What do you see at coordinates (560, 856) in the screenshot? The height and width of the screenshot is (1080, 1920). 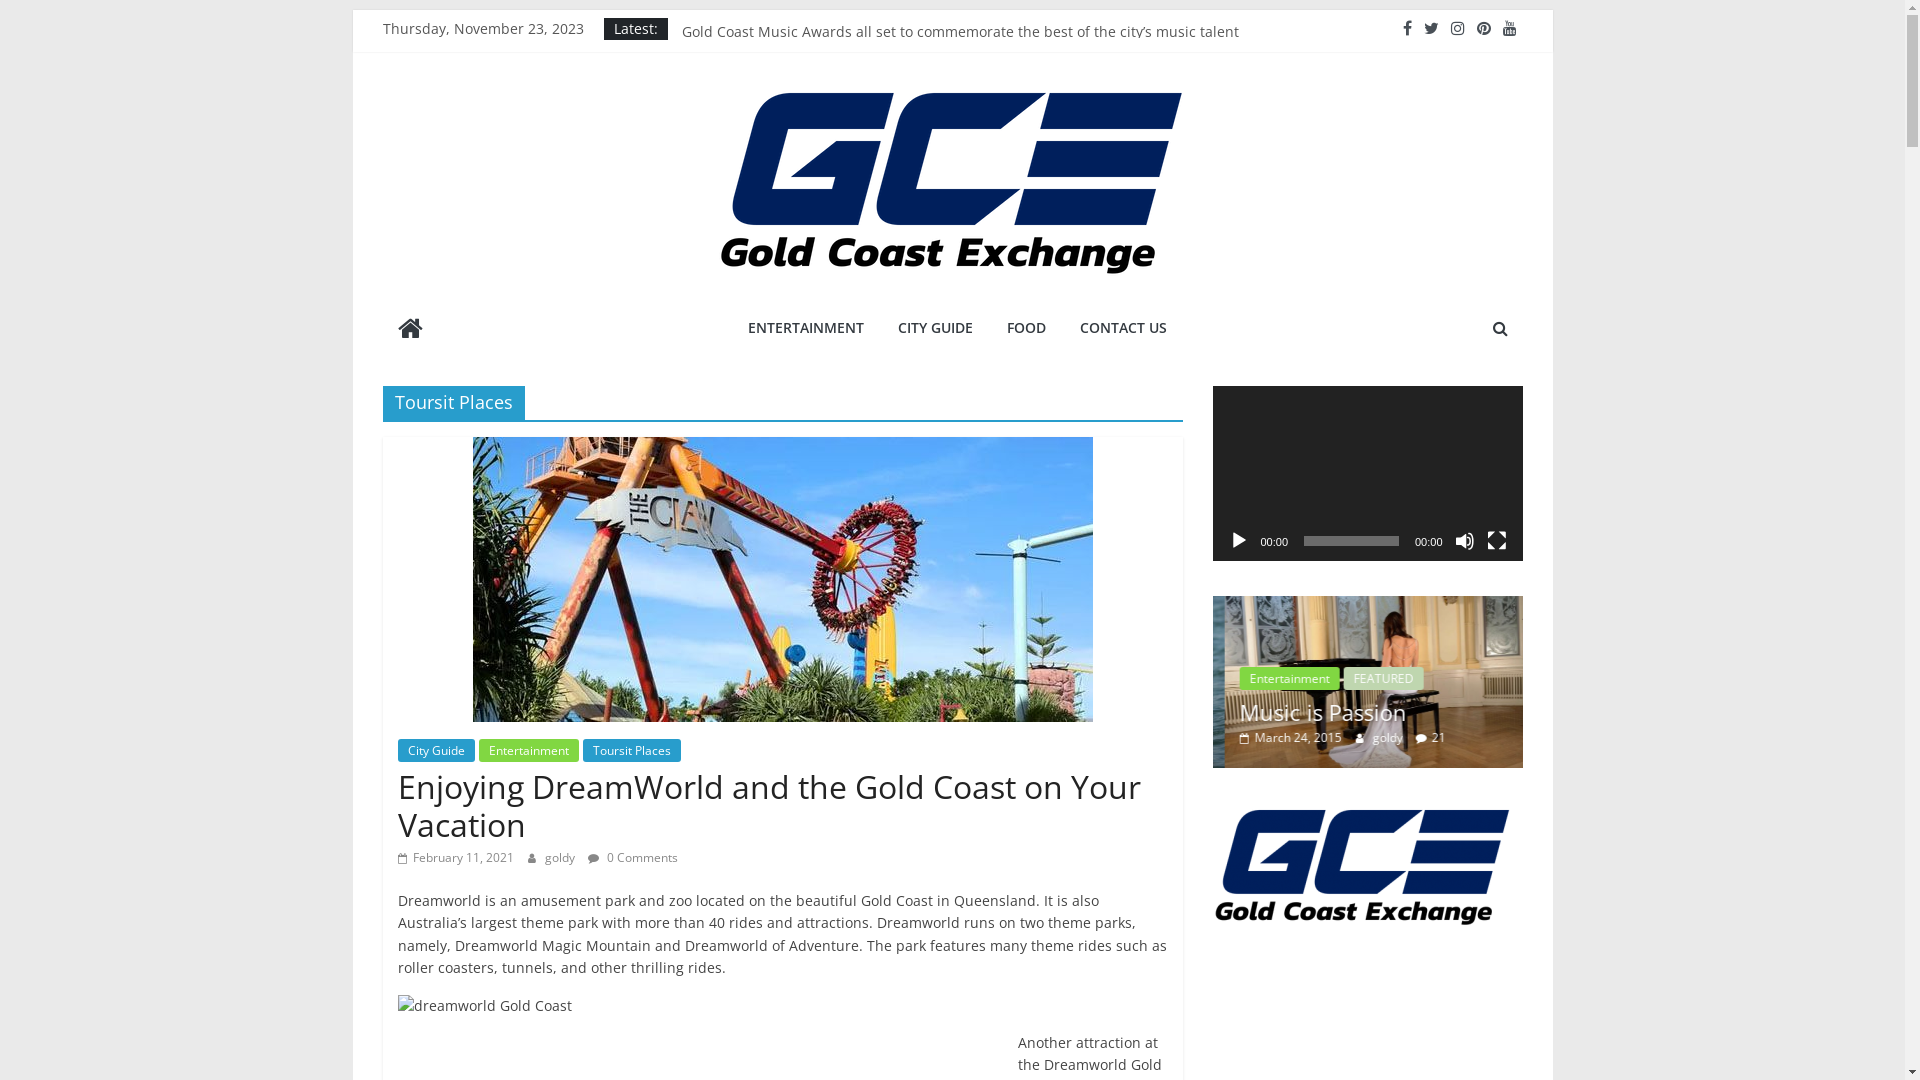 I see `'goldy'` at bounding box center [560, 856].